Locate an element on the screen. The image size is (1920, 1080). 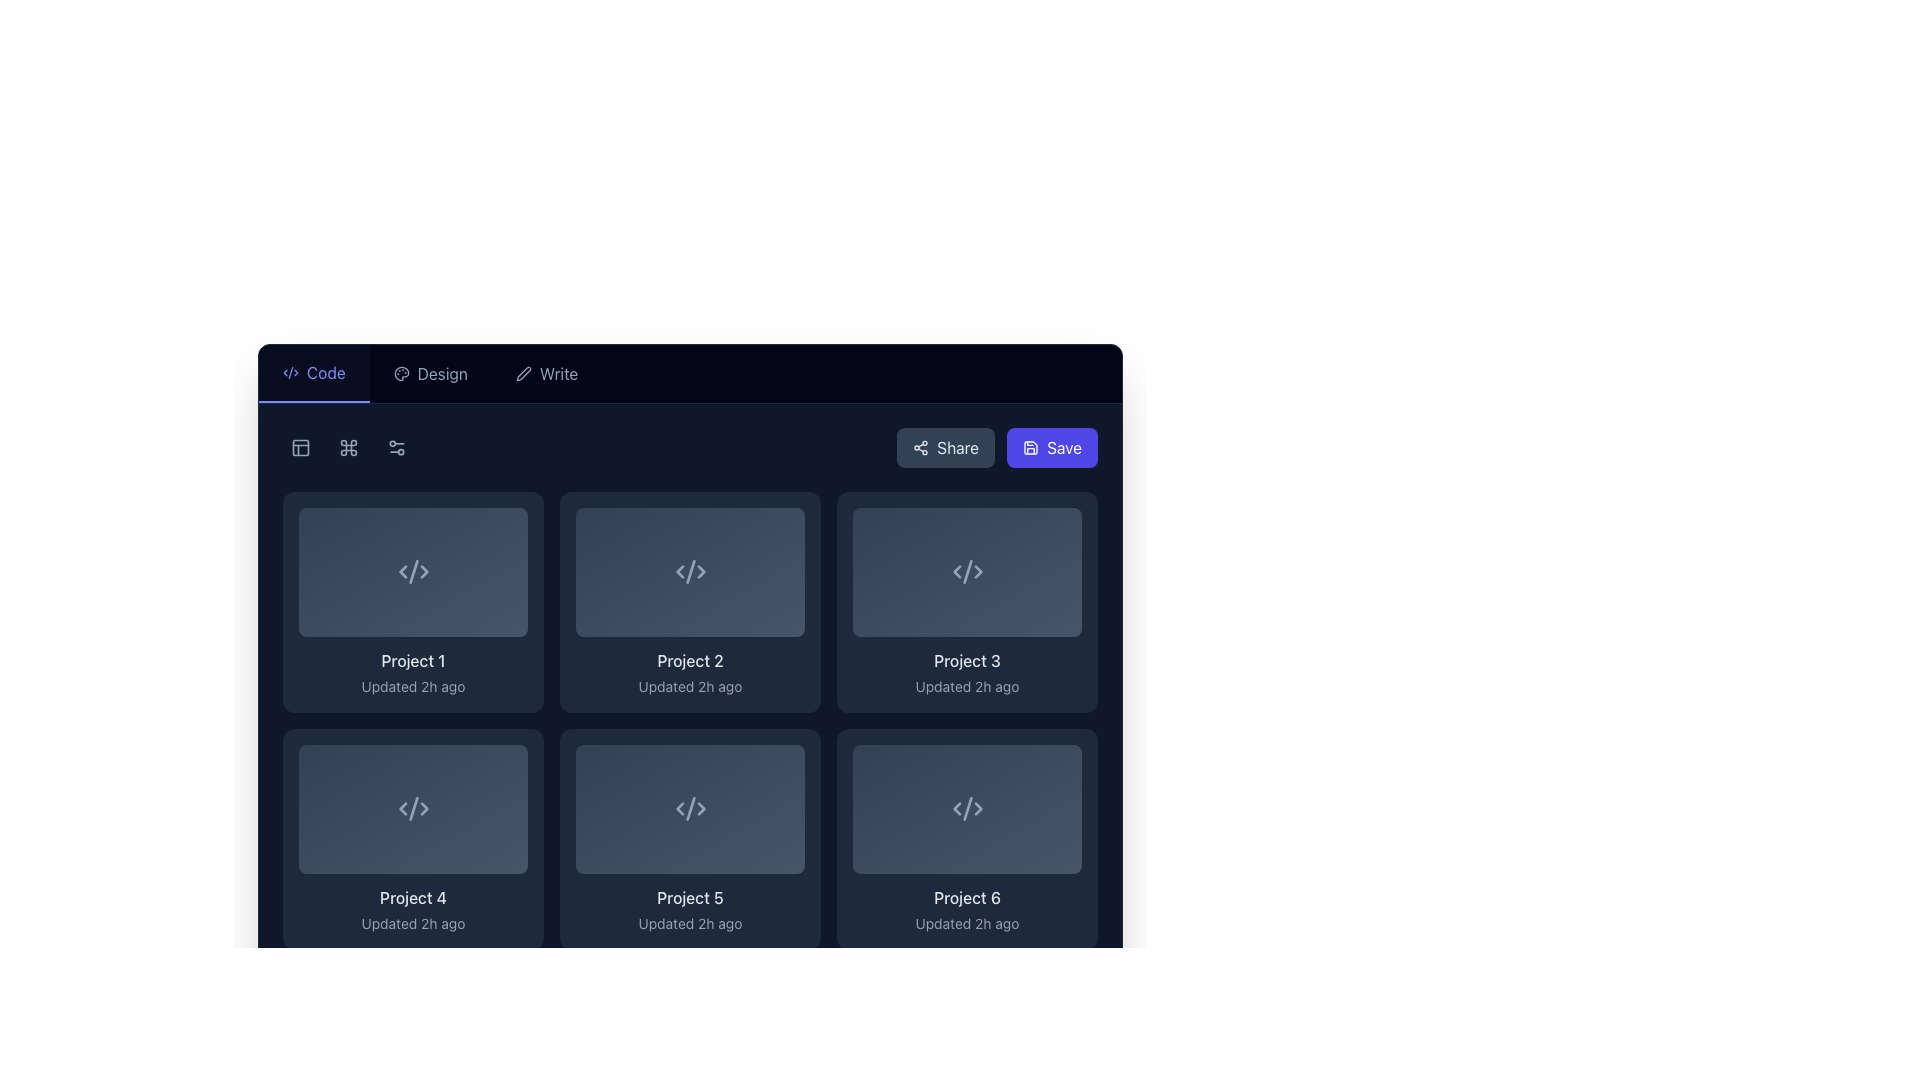
the settings or filter icon located in the top row of the dark sidebar, second from the left, which consists of two circles connected by a line is located at coordinates (397, 446).